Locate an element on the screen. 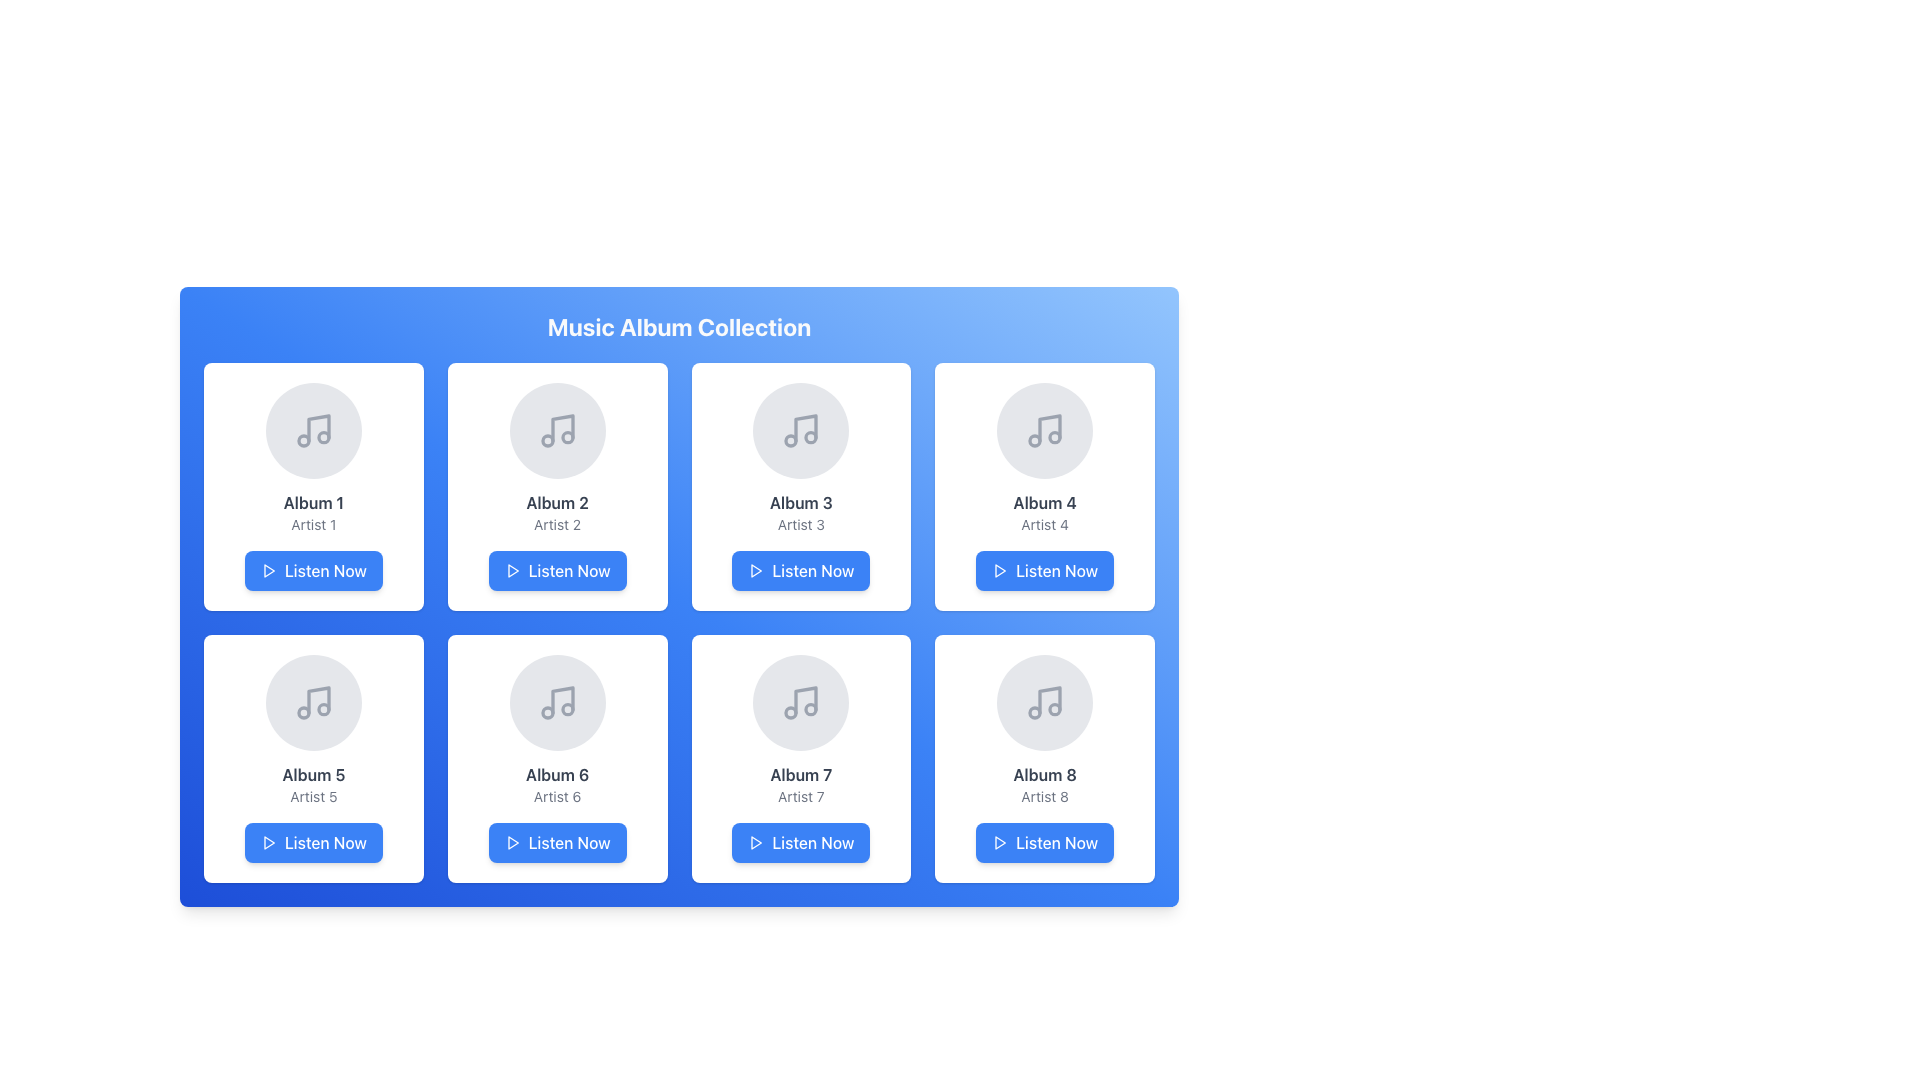  the text label displaying the title 'Album 7', which is located at the top of the seventh card in the grid layout is located at coordinates (801, 774).